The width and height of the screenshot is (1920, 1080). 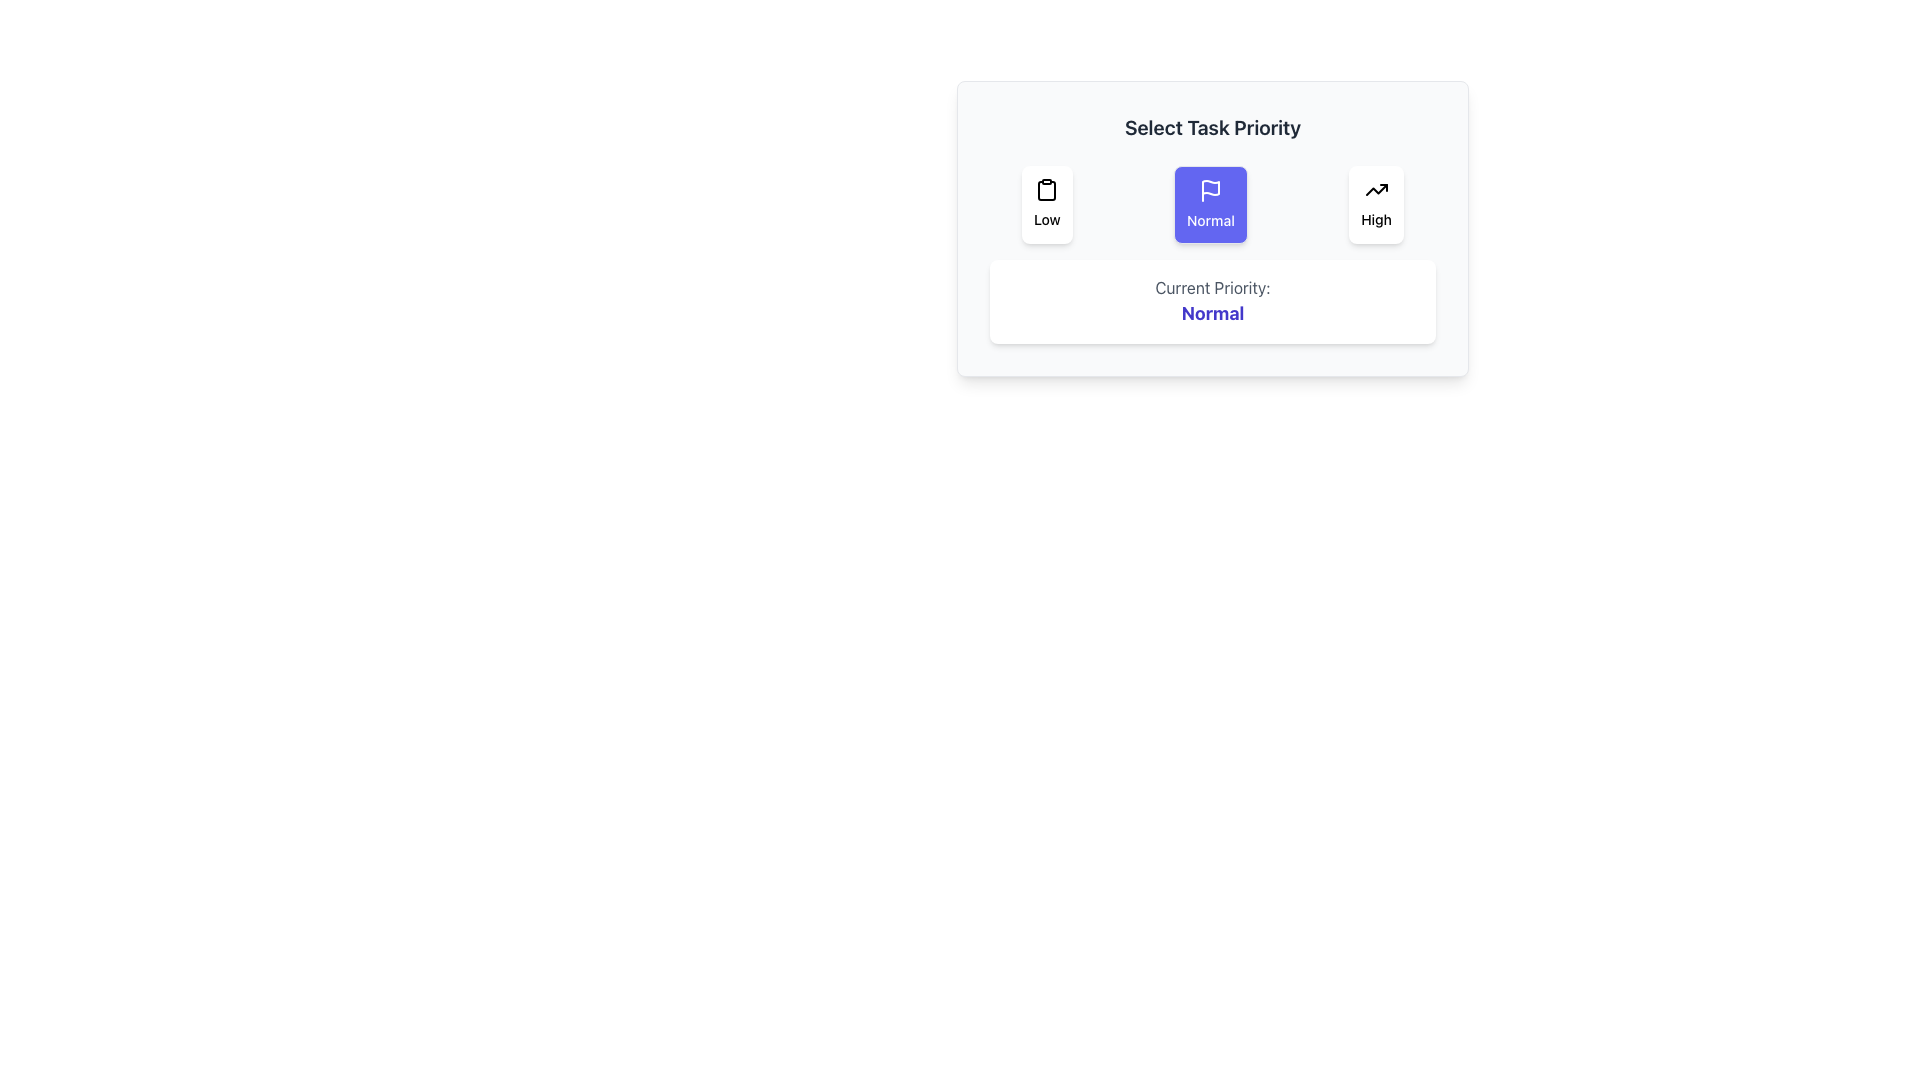 I want to click on the 'Low' priority button, which is styled with a white background and displays a clipboard icon, so click(x=1046, y=204).